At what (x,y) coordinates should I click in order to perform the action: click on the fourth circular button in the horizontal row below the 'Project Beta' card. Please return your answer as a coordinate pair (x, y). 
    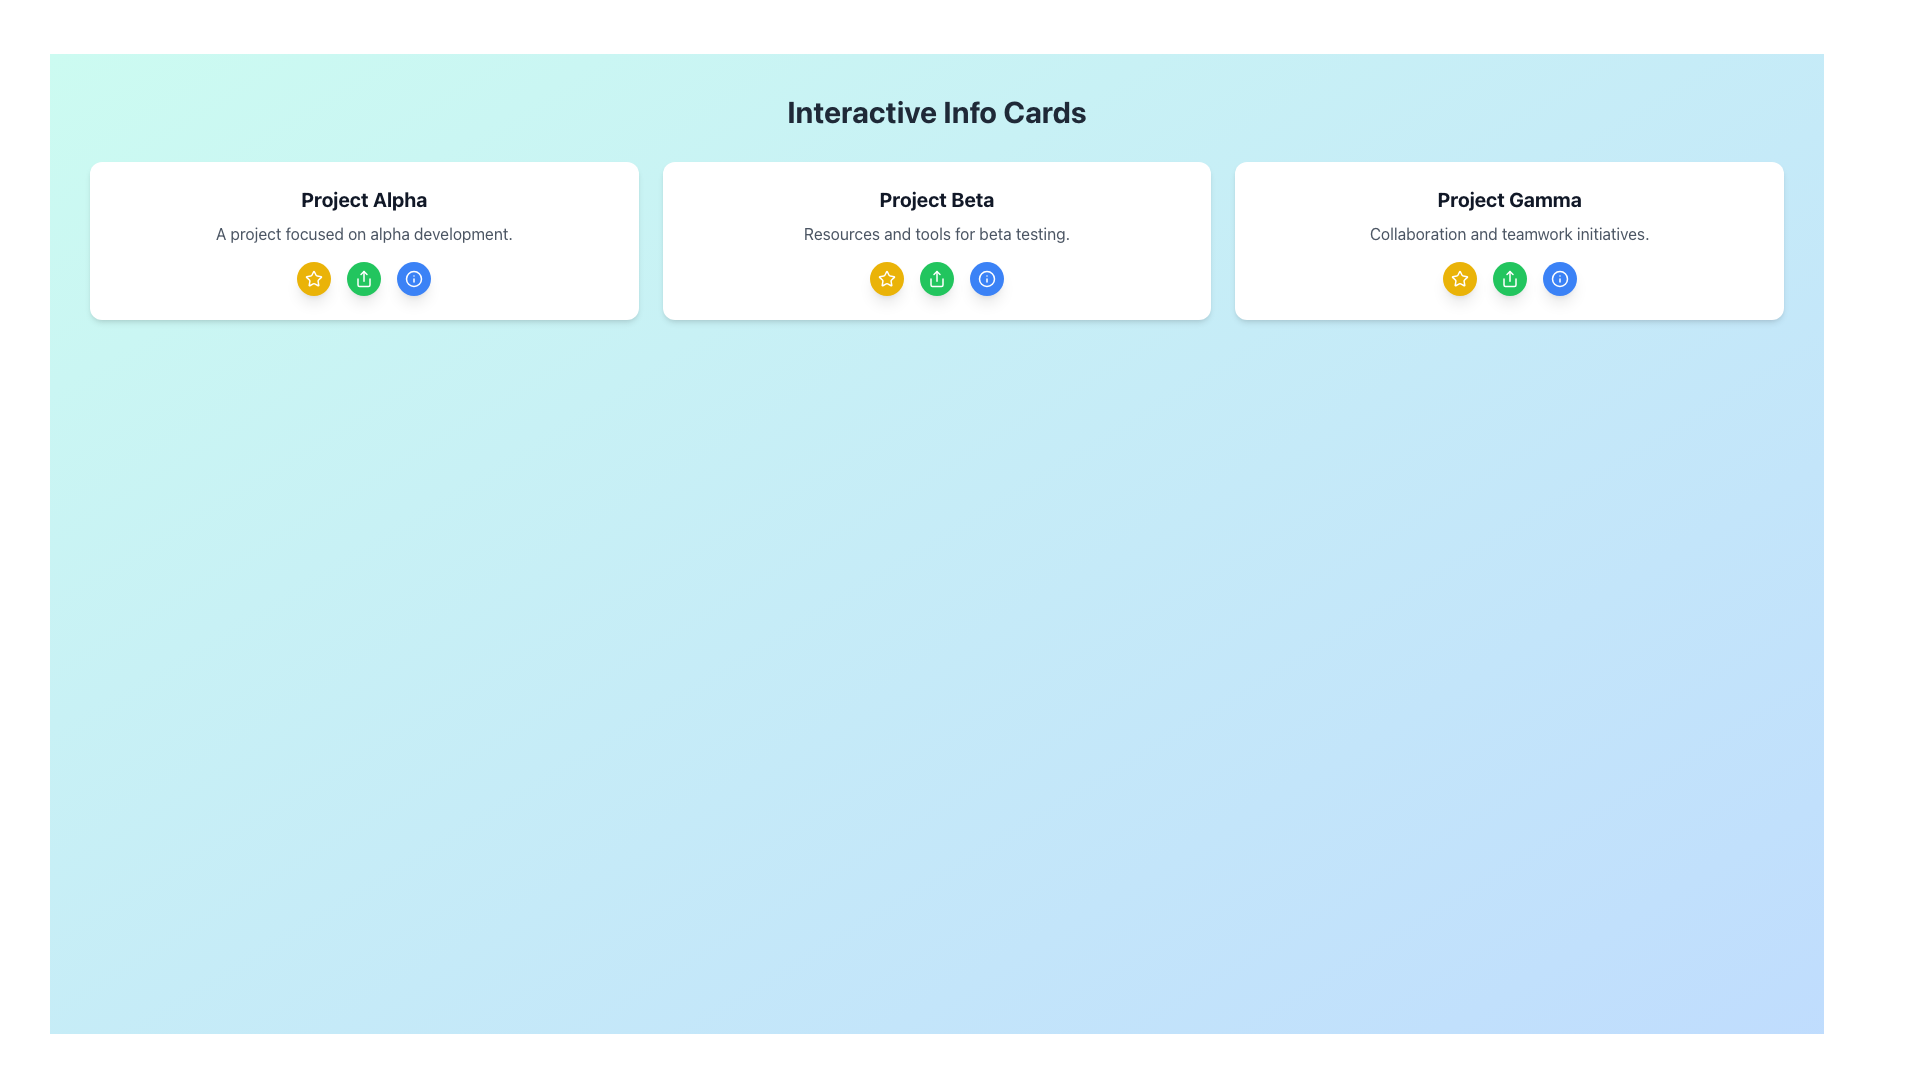
    Looking at the image, I should click on (987, 278).